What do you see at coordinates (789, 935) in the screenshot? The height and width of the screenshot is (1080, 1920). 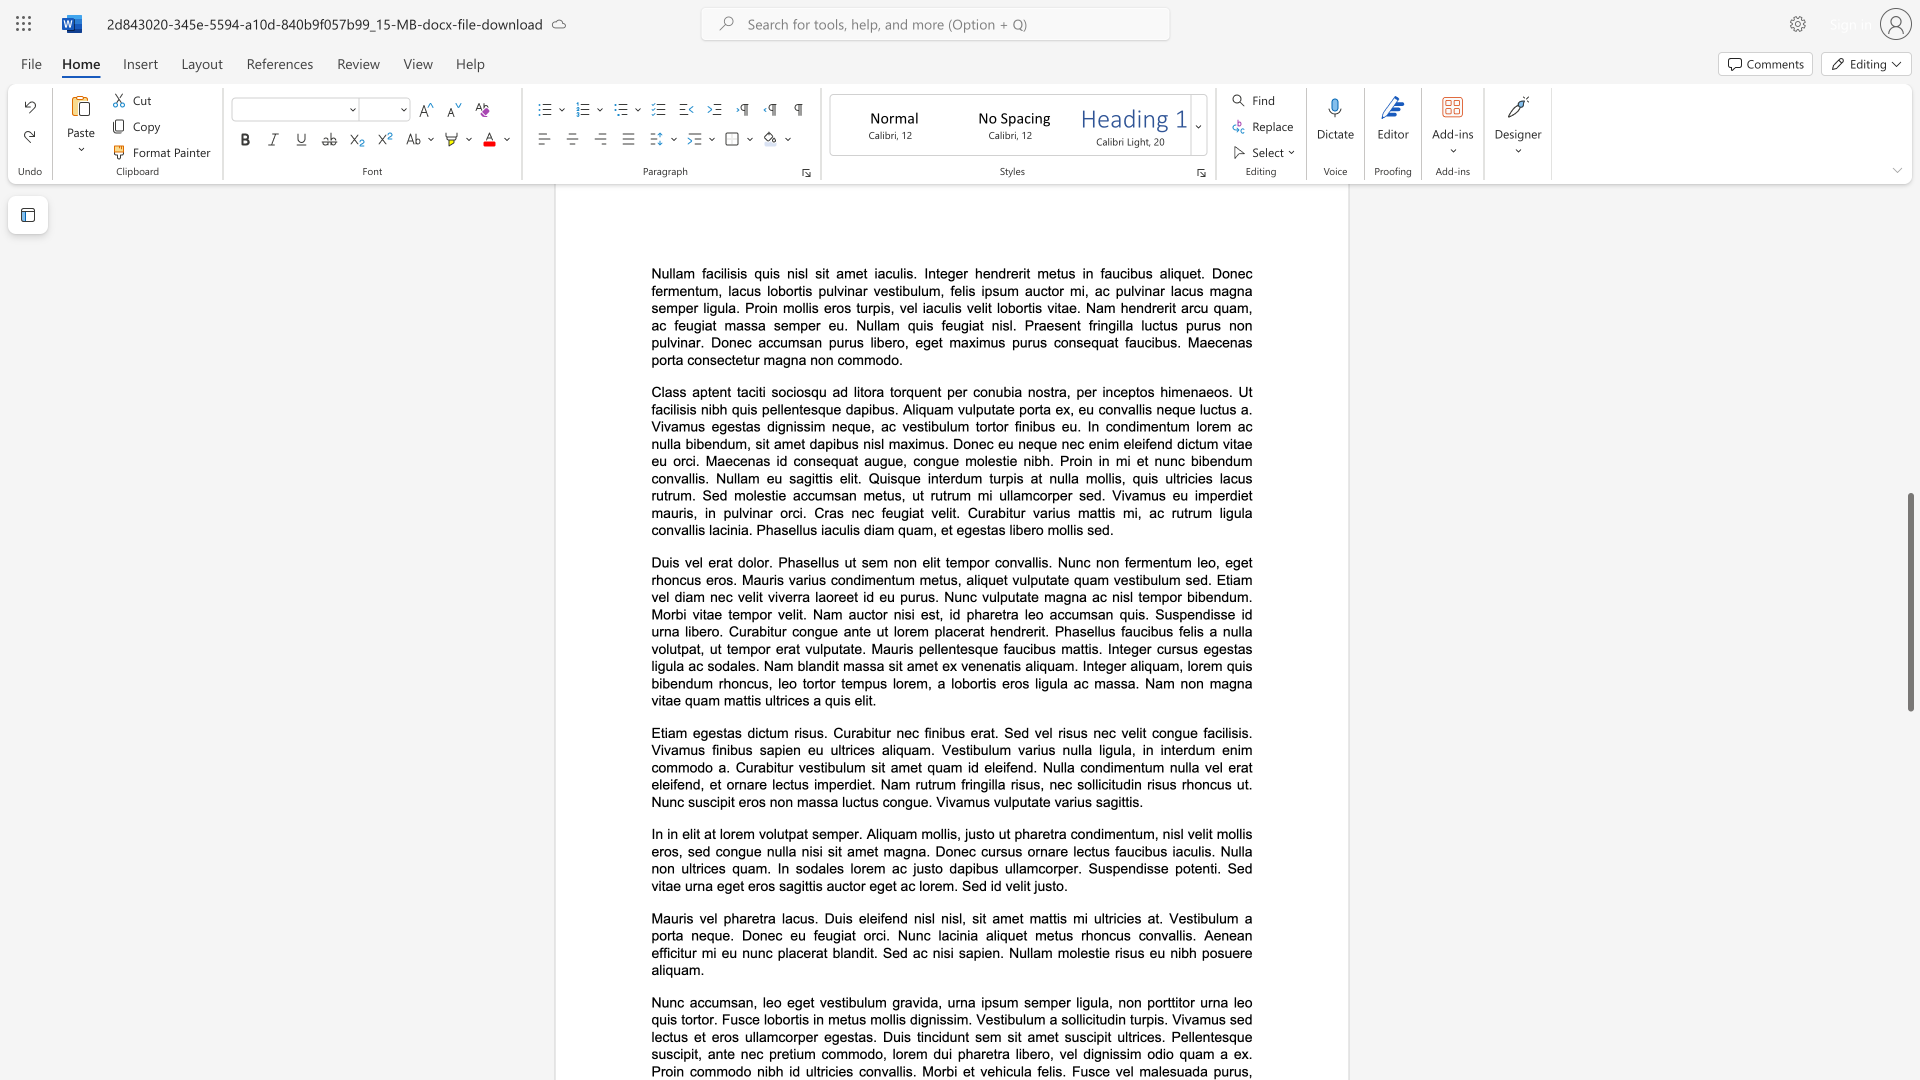 I see `the subset text "eu feugiat orci. Nunc lacinia aliquet metus rhoncus c" within the text "Mauris vel pharetra lacus. Duis eleifend nisl nisl, sit amet mattis mi ultricies at. Vestibulum a porta neque. Donec eu feugiat orci. Nunc lacinia aliquet metus rhoncus convallis. Aenean efficitur mi eu nunc placerat blandit. Sed ac nisi sapien. Nullam molestie risus eu nibh posuere aliquam."` at bounding box center [789, 935].